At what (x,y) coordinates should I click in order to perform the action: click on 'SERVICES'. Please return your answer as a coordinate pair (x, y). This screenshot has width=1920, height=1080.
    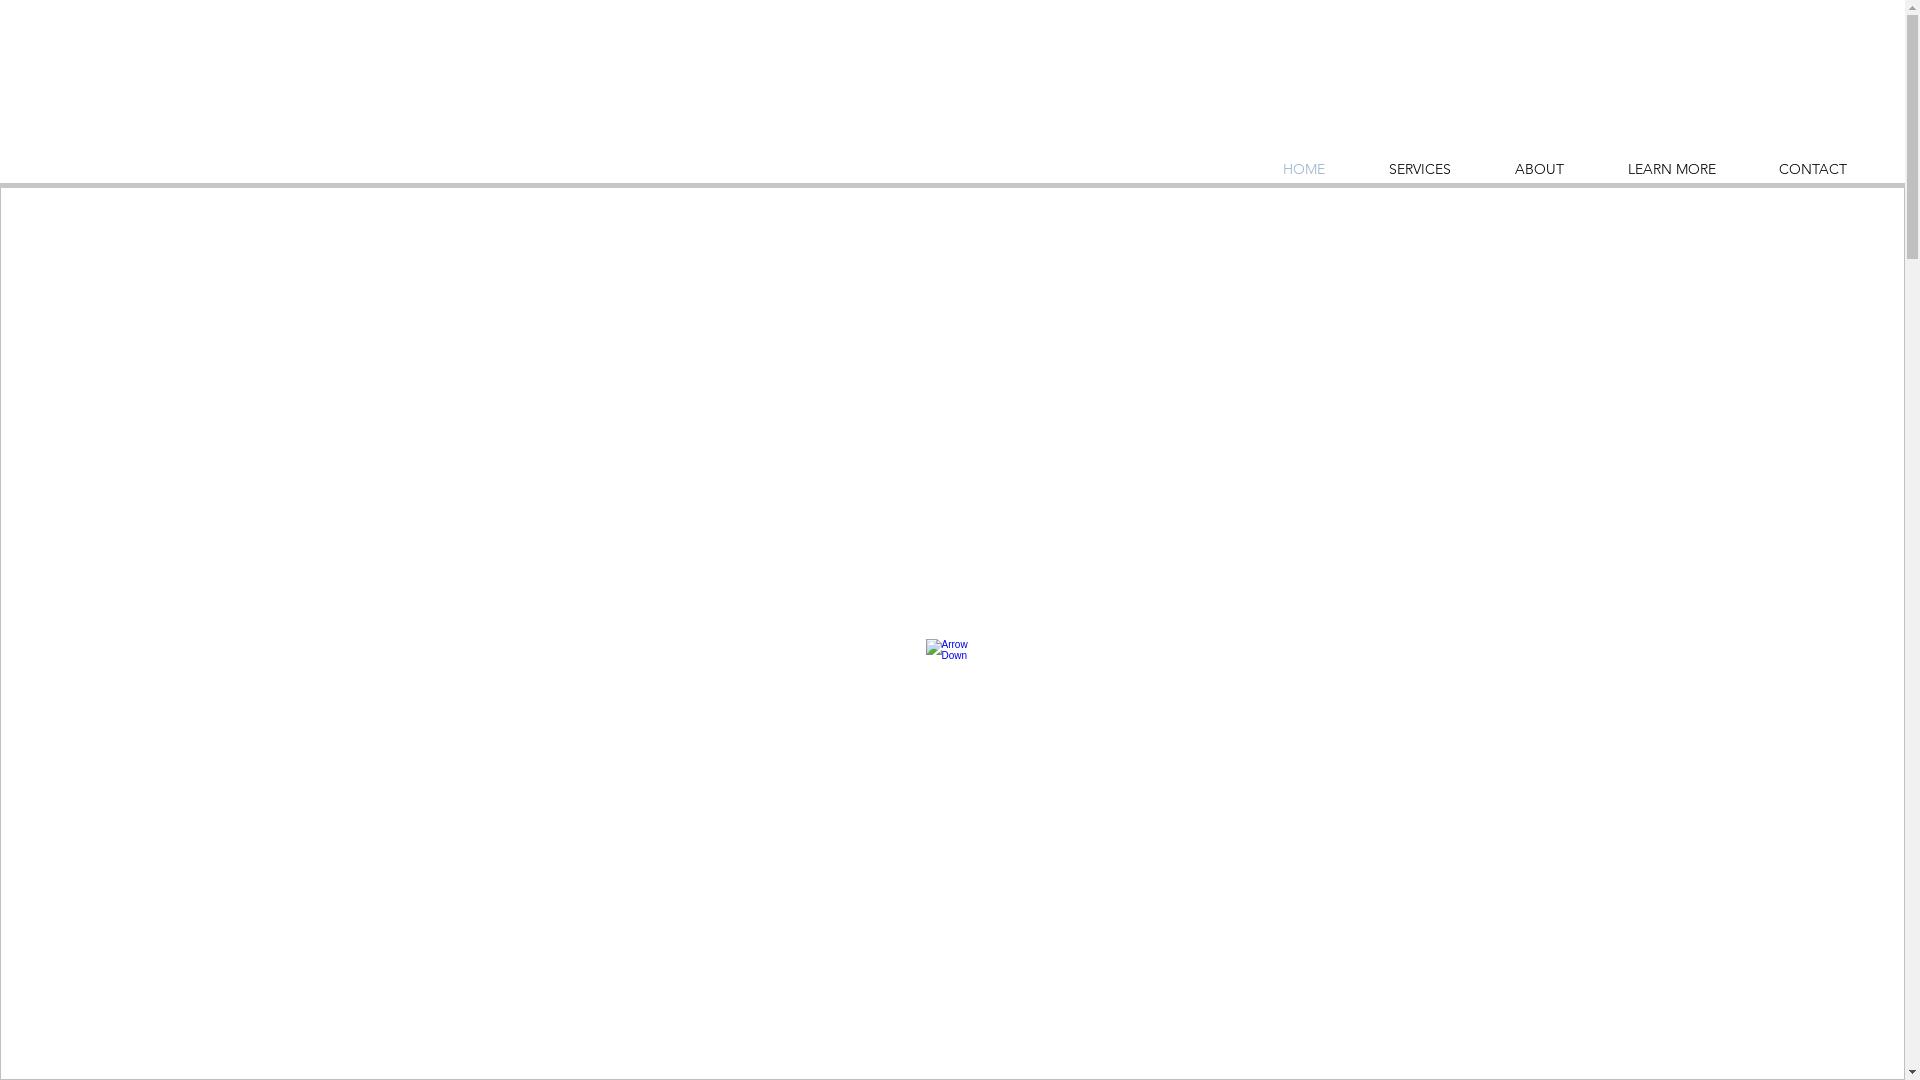
    Looking at the image, I should click on (1357, 168).